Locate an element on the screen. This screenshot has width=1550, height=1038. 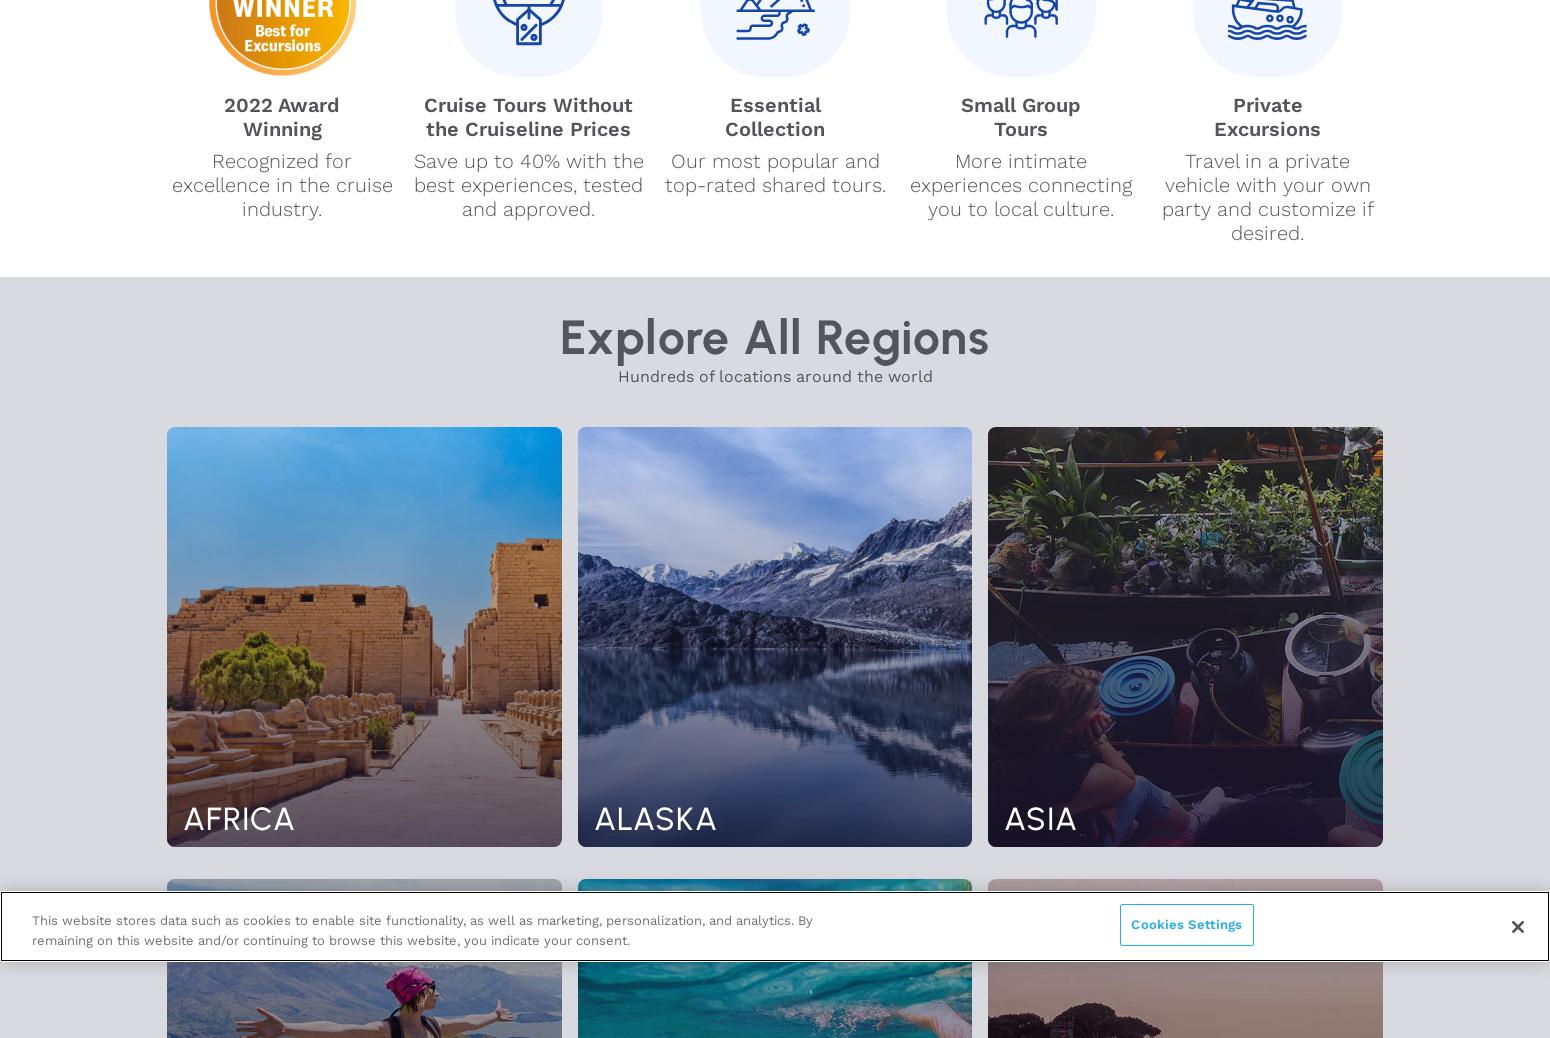
'Explore All Regions' is located at coordinates (774, 336).